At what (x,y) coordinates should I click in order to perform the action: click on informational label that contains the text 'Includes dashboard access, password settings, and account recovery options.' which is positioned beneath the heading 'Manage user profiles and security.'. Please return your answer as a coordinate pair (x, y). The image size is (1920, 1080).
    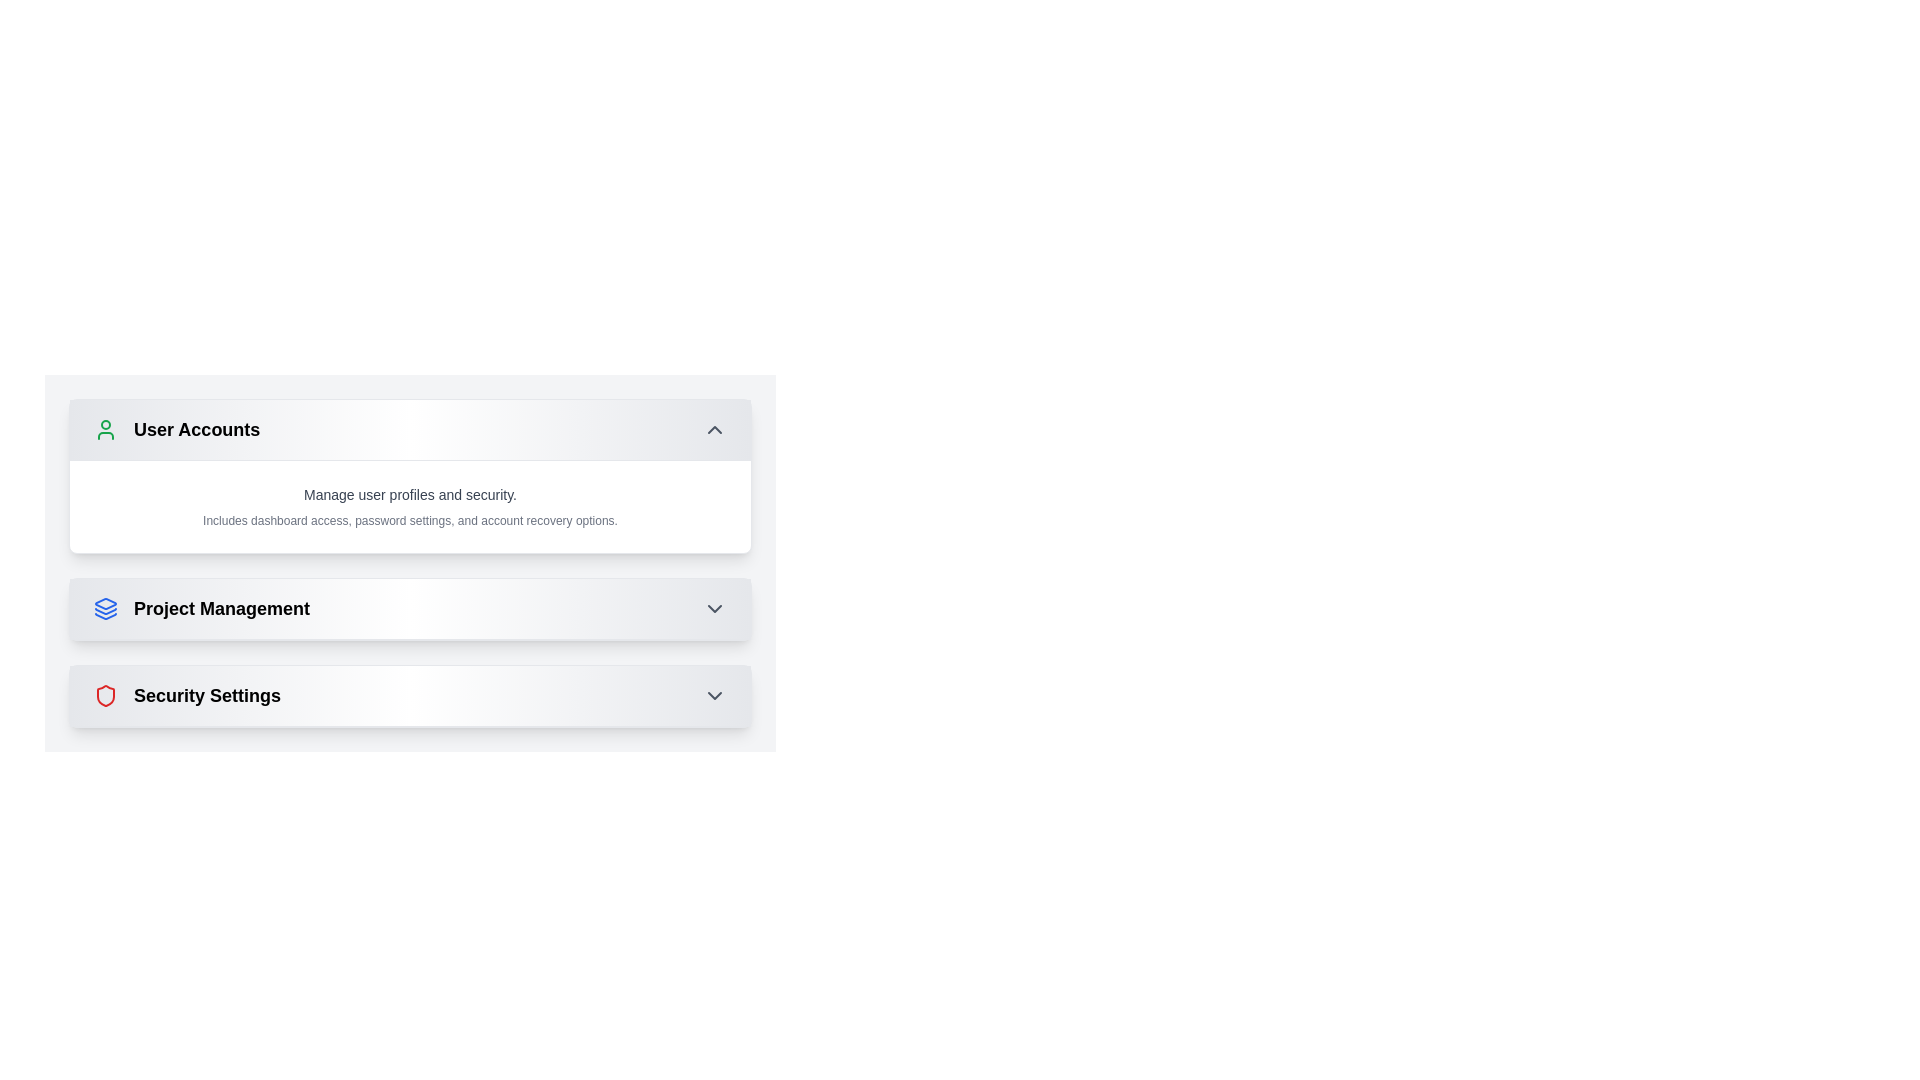
    Looking at the image, I should click on (409, 519).